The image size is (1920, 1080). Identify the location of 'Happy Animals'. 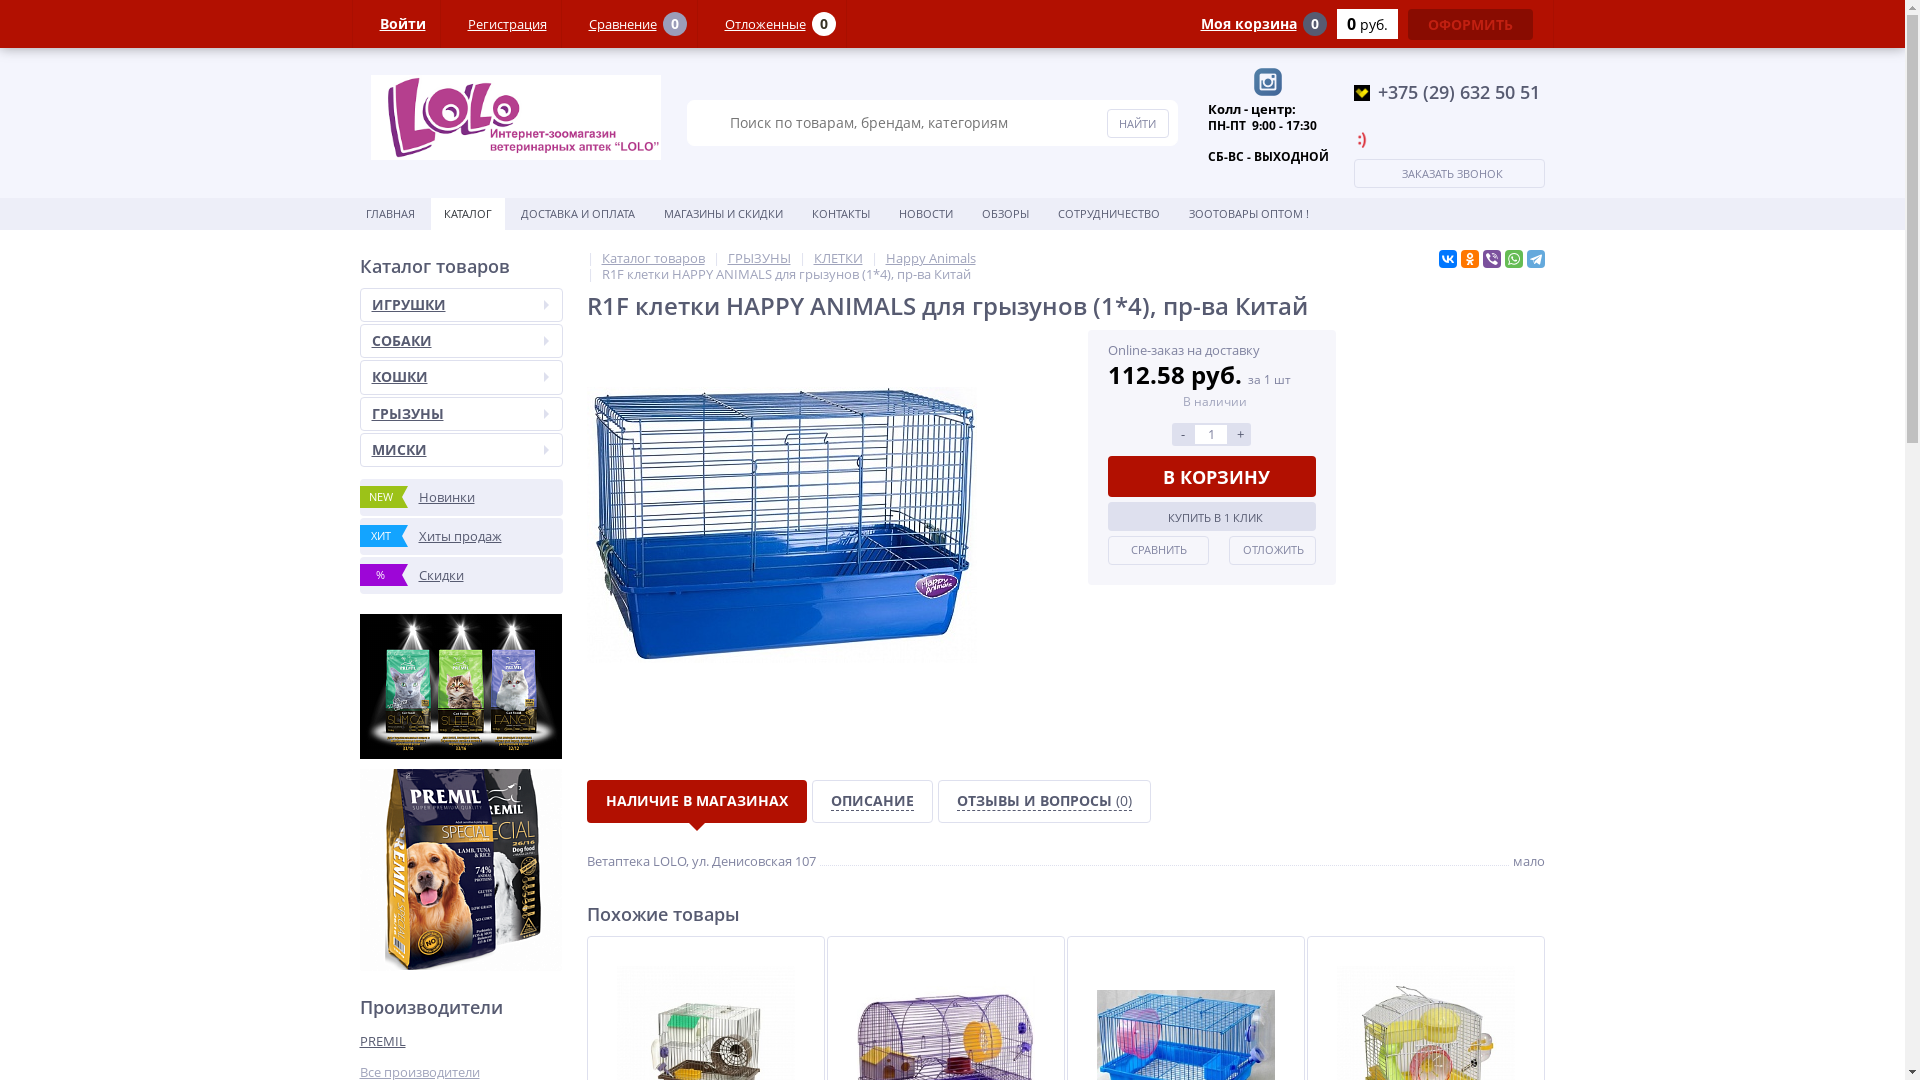
(930, 257).